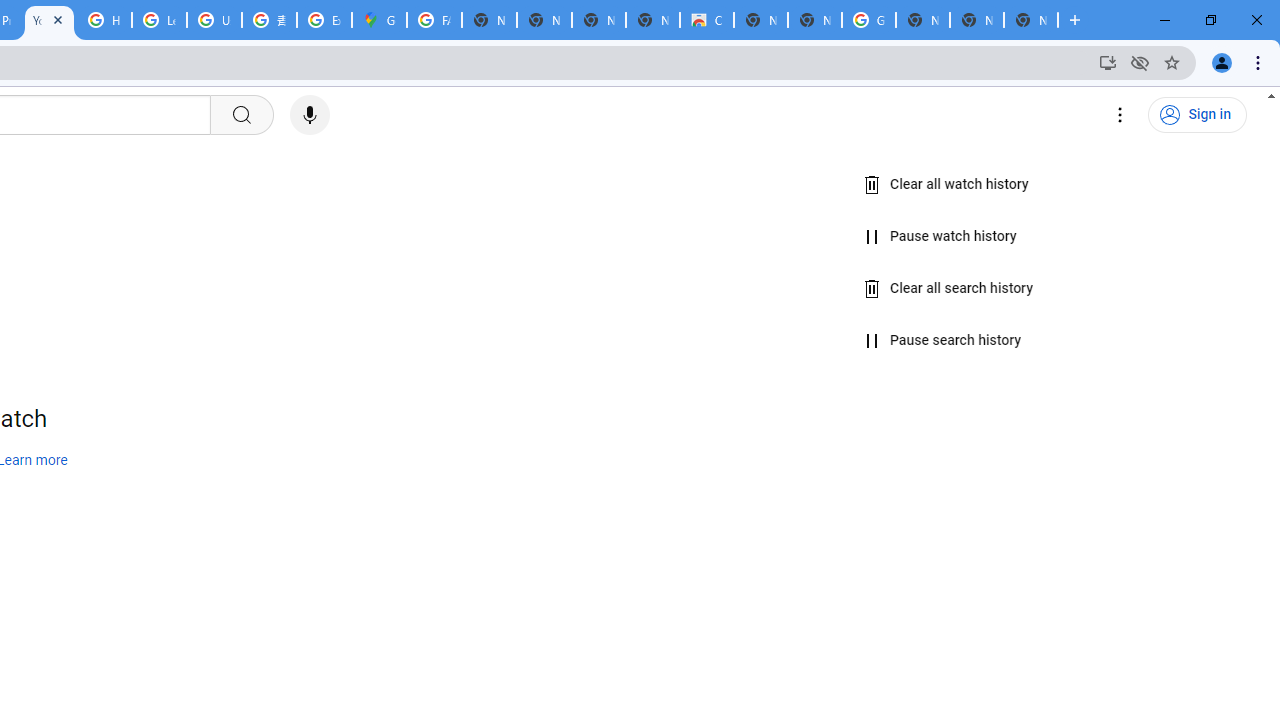 The height and width of the screenshot is (720, 1280). Describe the element at coordinates (706, 20) in the screenshot. I see `'Chrome Web Store'` at that location.